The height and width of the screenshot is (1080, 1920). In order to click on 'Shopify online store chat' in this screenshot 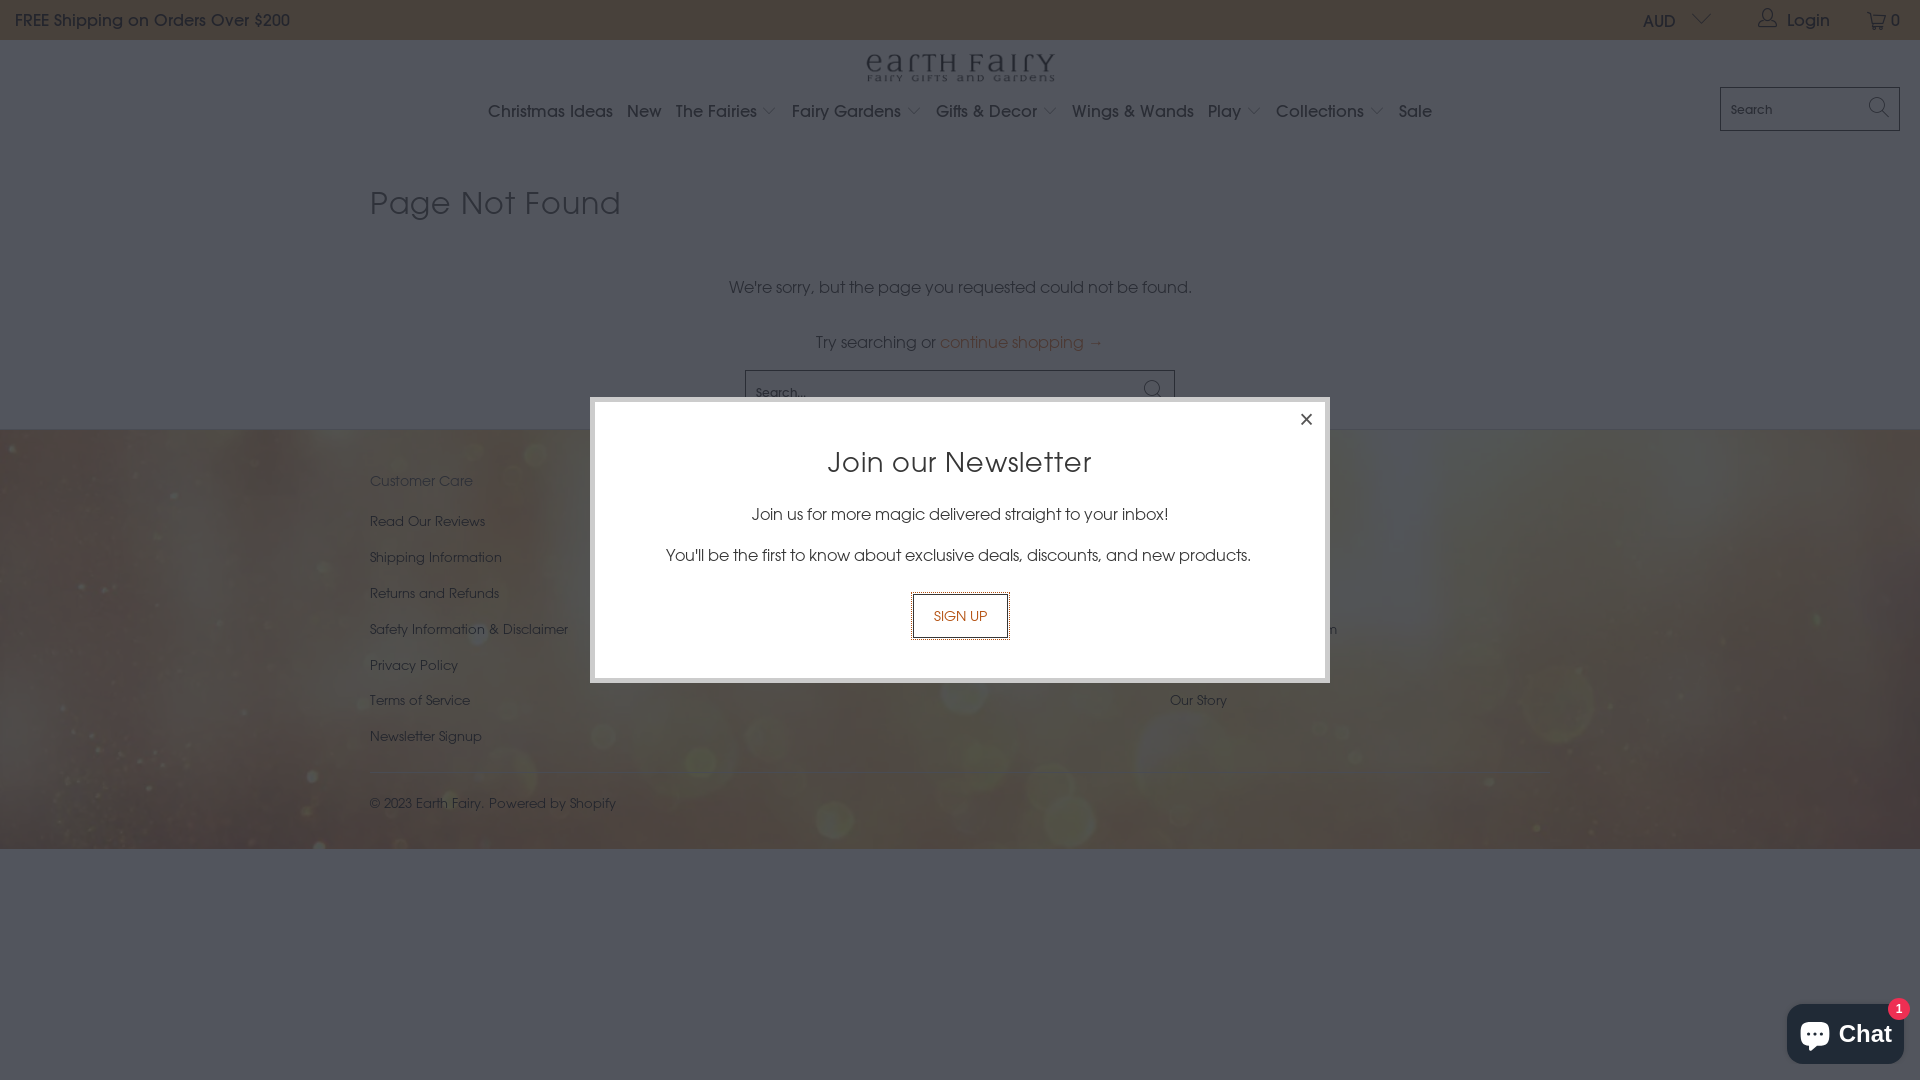, I will do `click(1780, 1029)`.